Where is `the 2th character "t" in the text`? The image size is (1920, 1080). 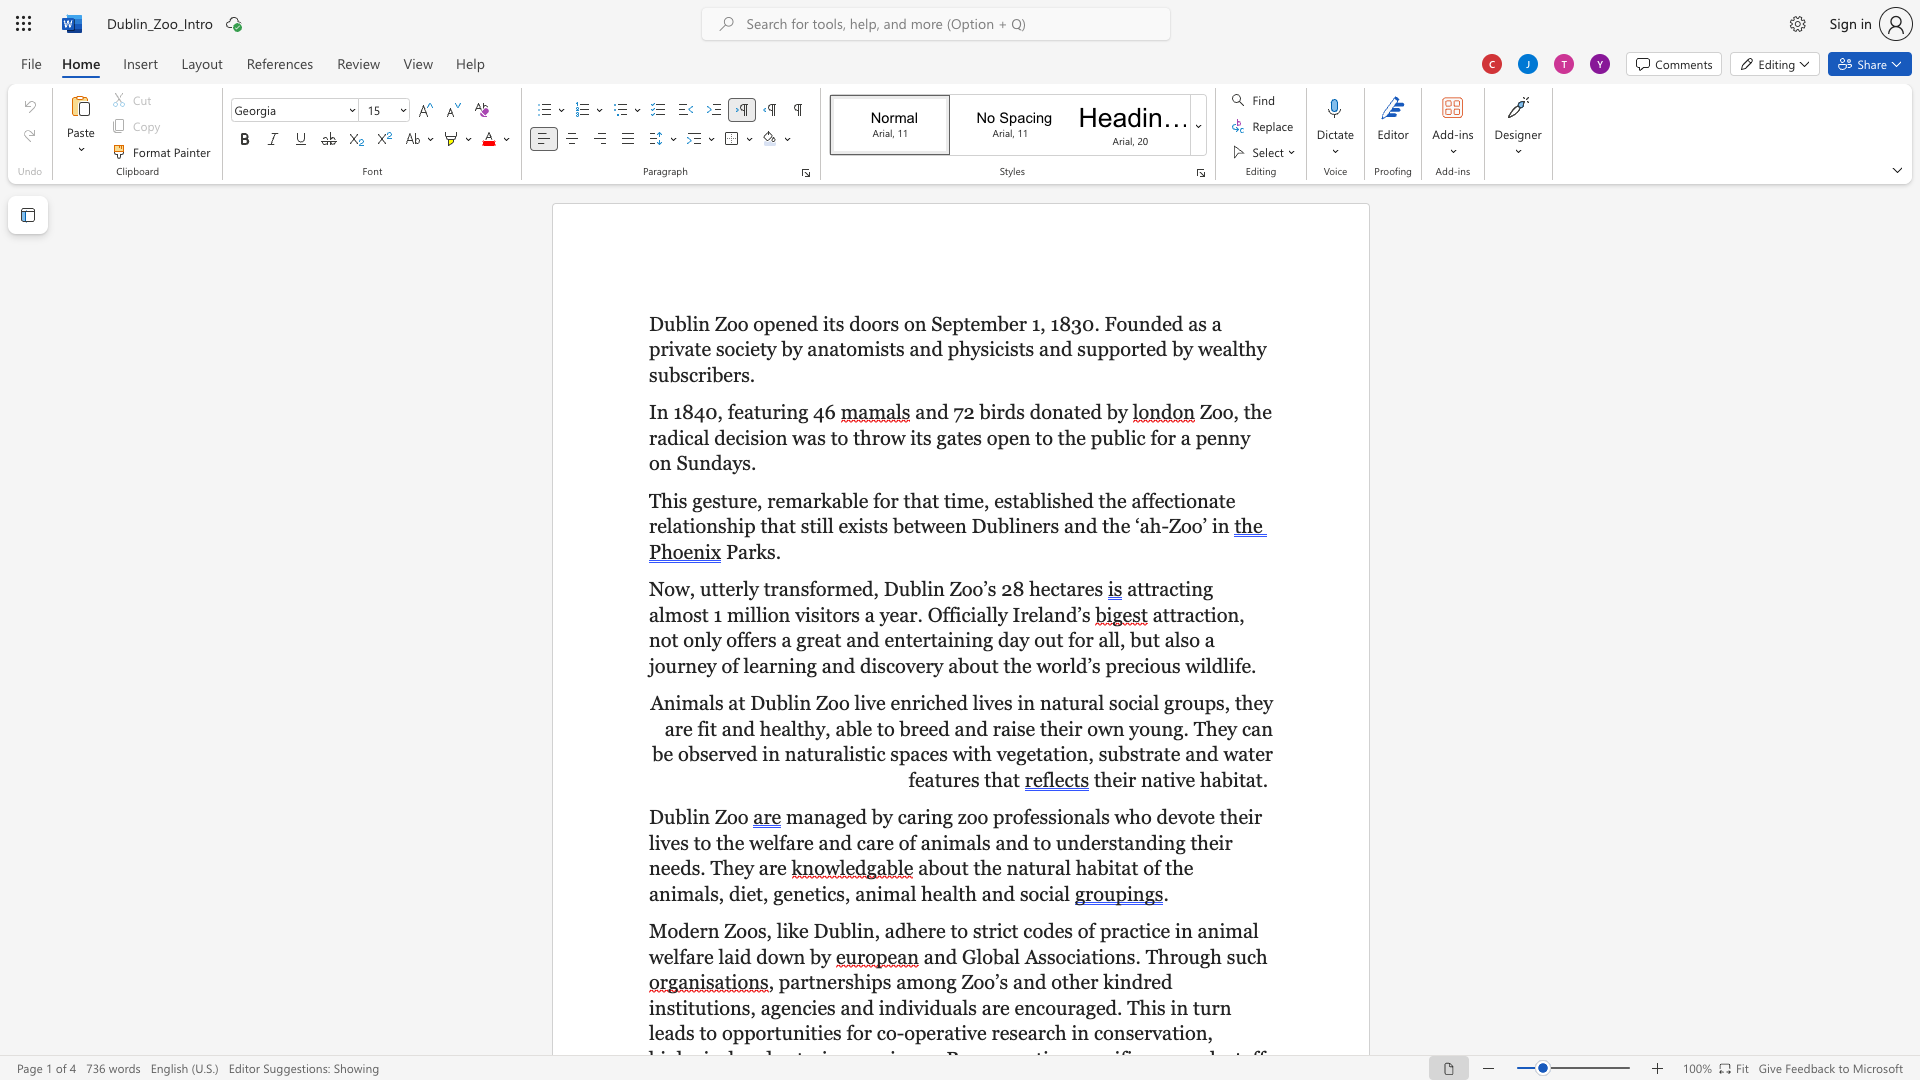
the 2th character "t" in the text is located at coordinates (867, 754).